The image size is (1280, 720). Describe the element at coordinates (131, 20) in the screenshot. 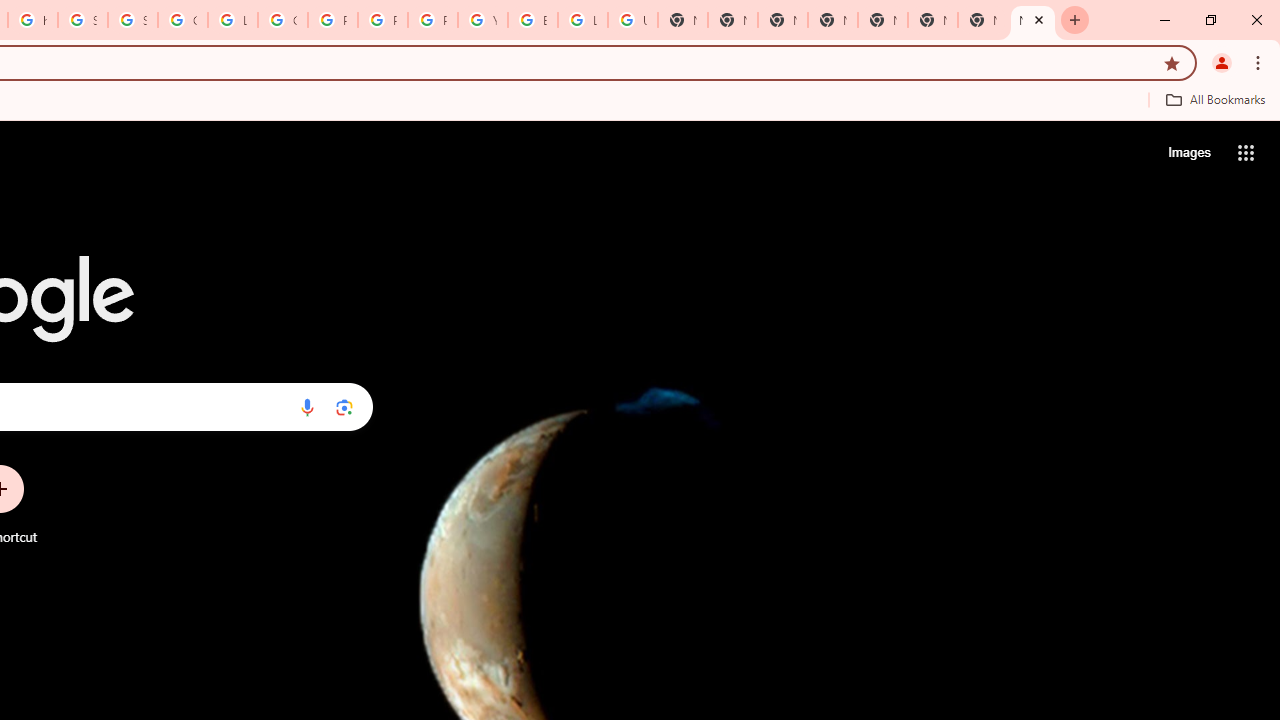

I see `'Sign in - Google Accounts'` at that location.